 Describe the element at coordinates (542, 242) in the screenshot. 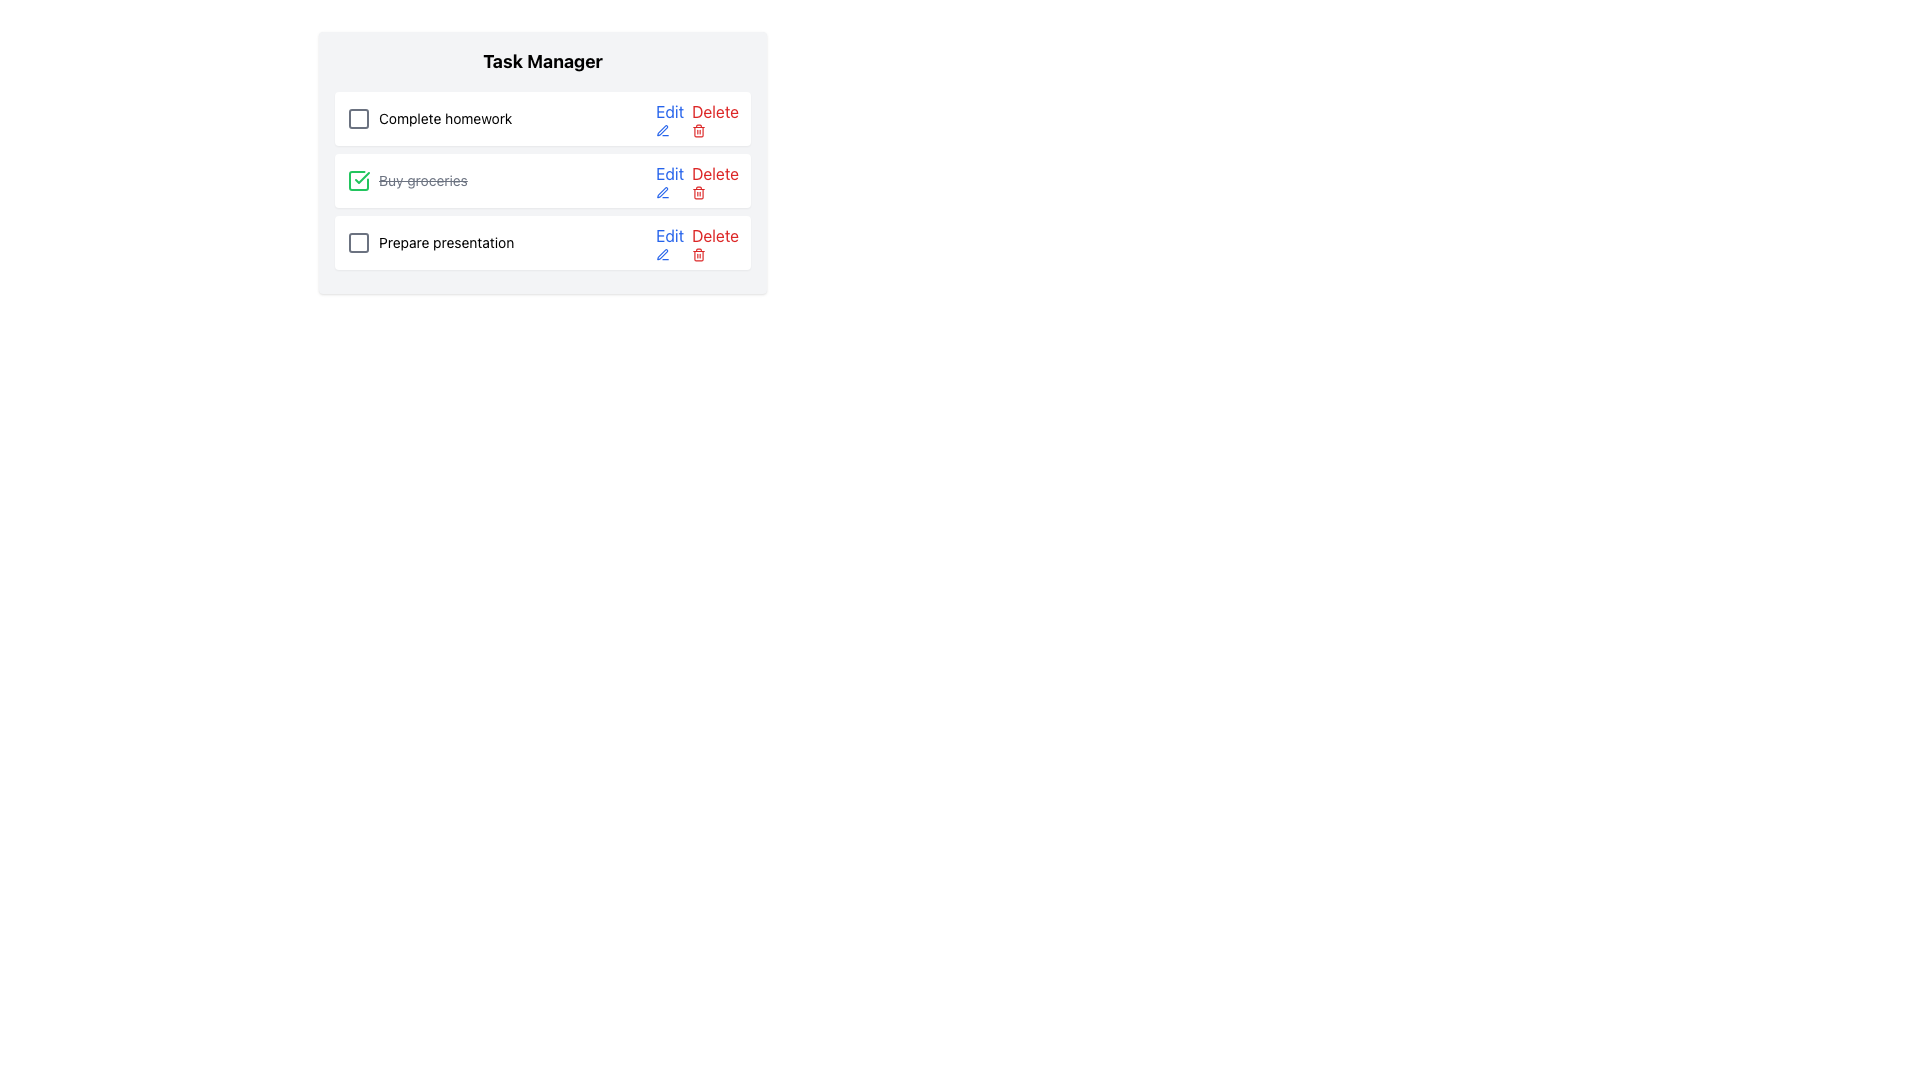

I see `the checkbox in the complex list item labeled 'Prepare presentation' to mark the task as completed` at that location.